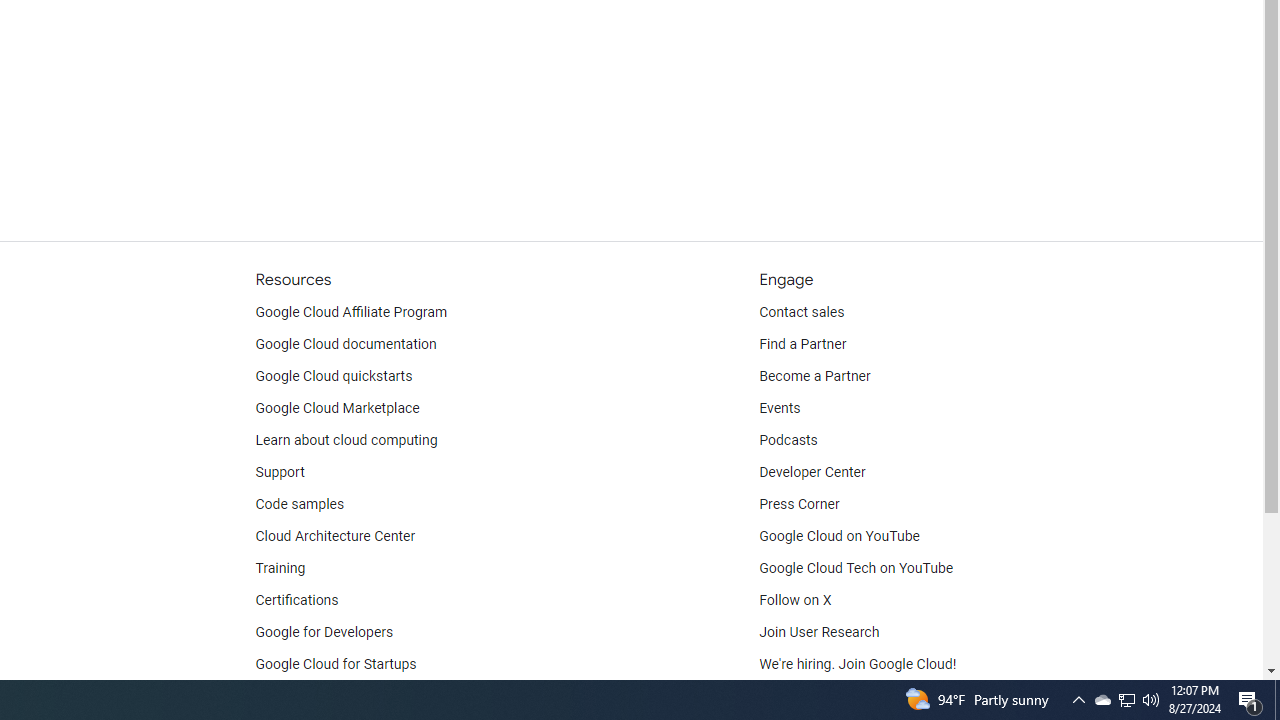 The width and height of the screenshot is (1280, 720). Describe the element at coordinates (334, 376) in the screenshot. I see `'Google Cloud quickstarts'` at that location.